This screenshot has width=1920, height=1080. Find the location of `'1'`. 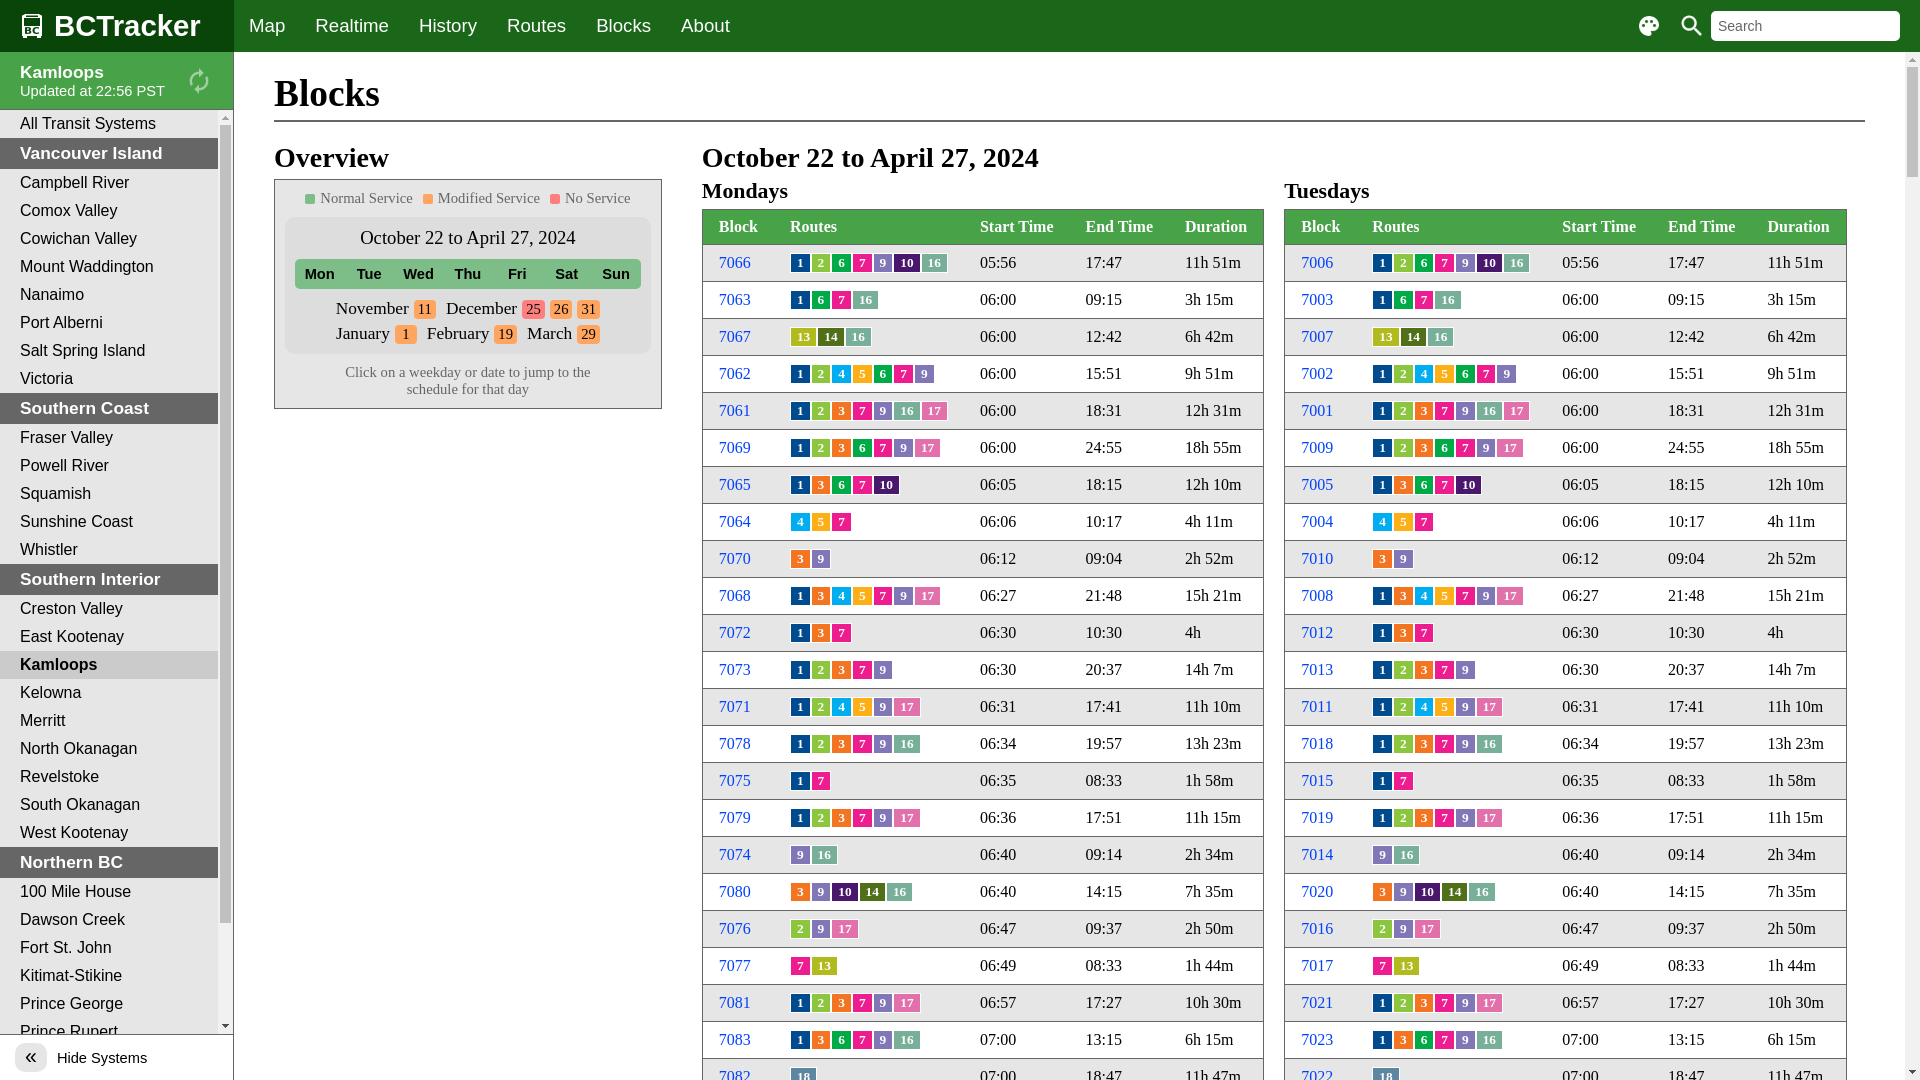

'1' is located at coordinates (1381, 410).